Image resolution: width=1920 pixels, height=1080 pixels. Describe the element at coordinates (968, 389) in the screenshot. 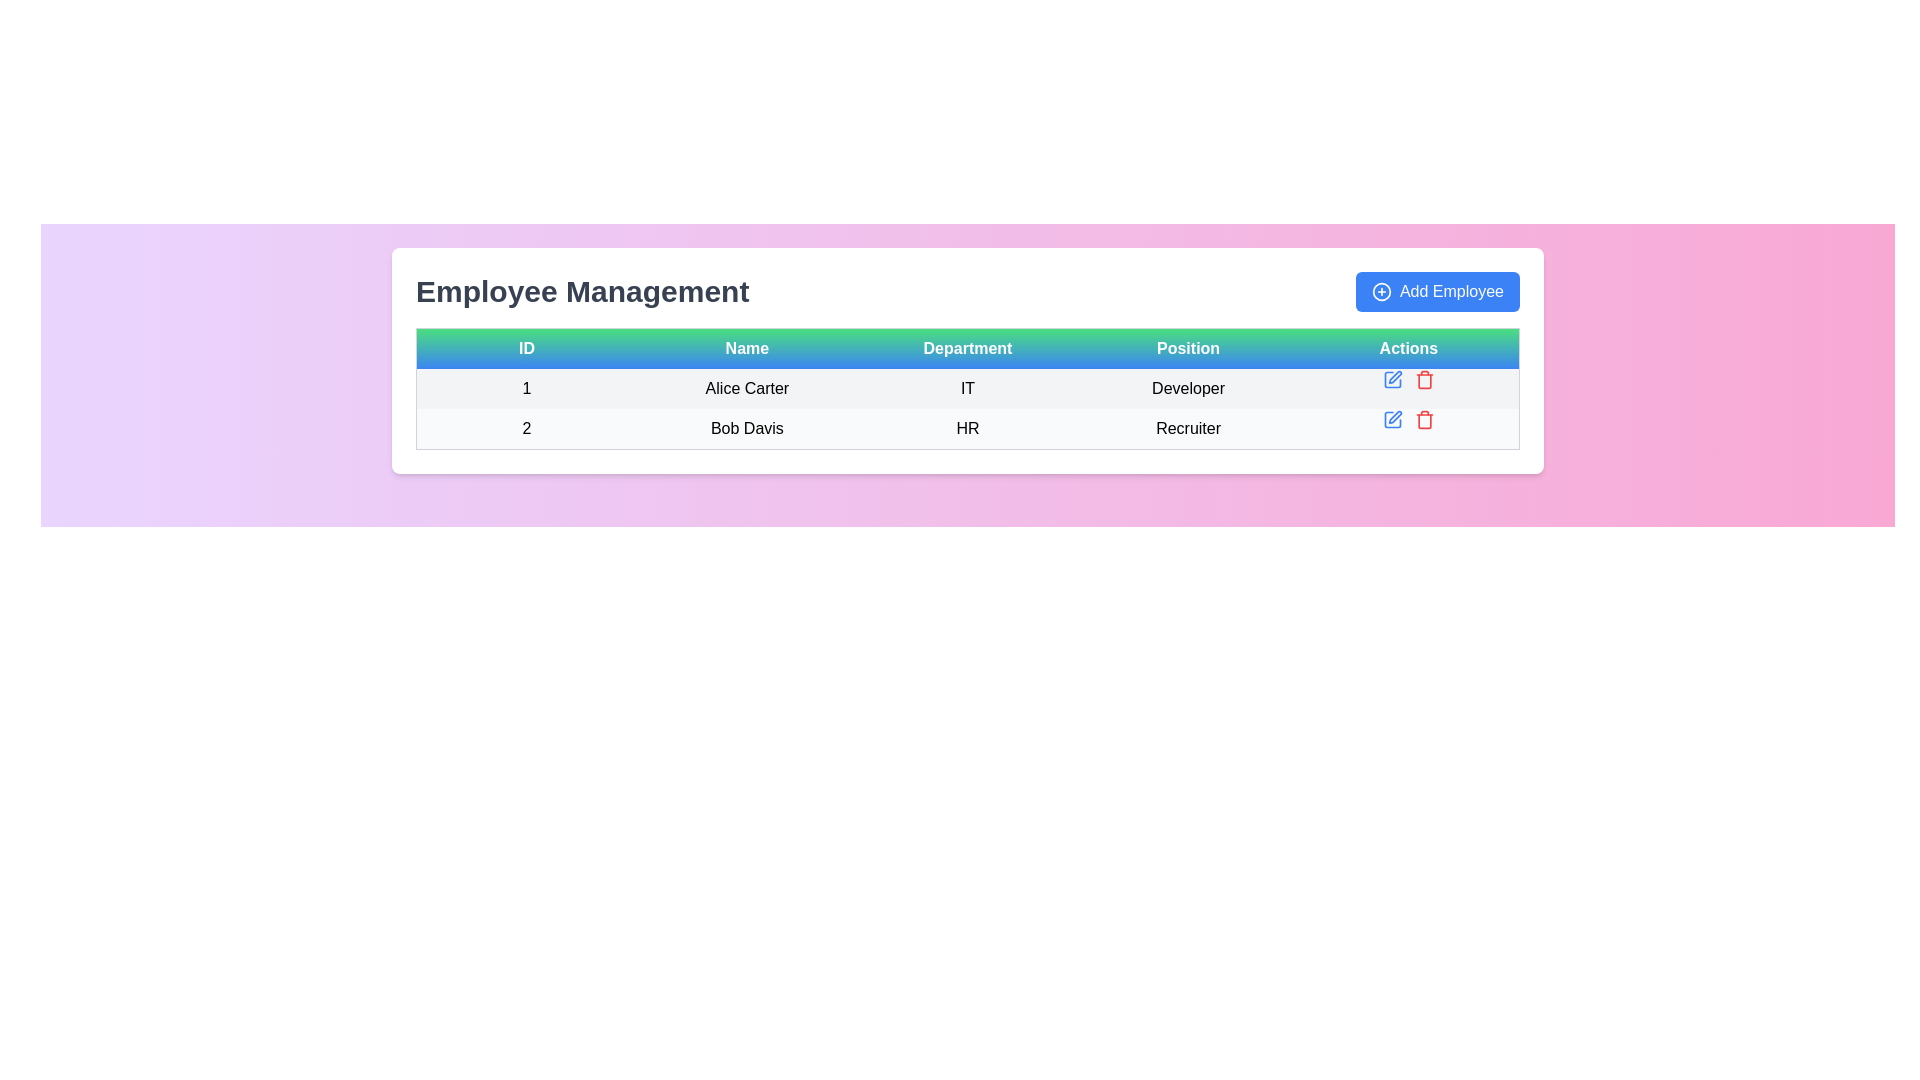

I see `the first row of the Employee Management table containing the ID '1', name 'Alice Carter', department 'IT', and position 'Developer' to interact with it` at that location.